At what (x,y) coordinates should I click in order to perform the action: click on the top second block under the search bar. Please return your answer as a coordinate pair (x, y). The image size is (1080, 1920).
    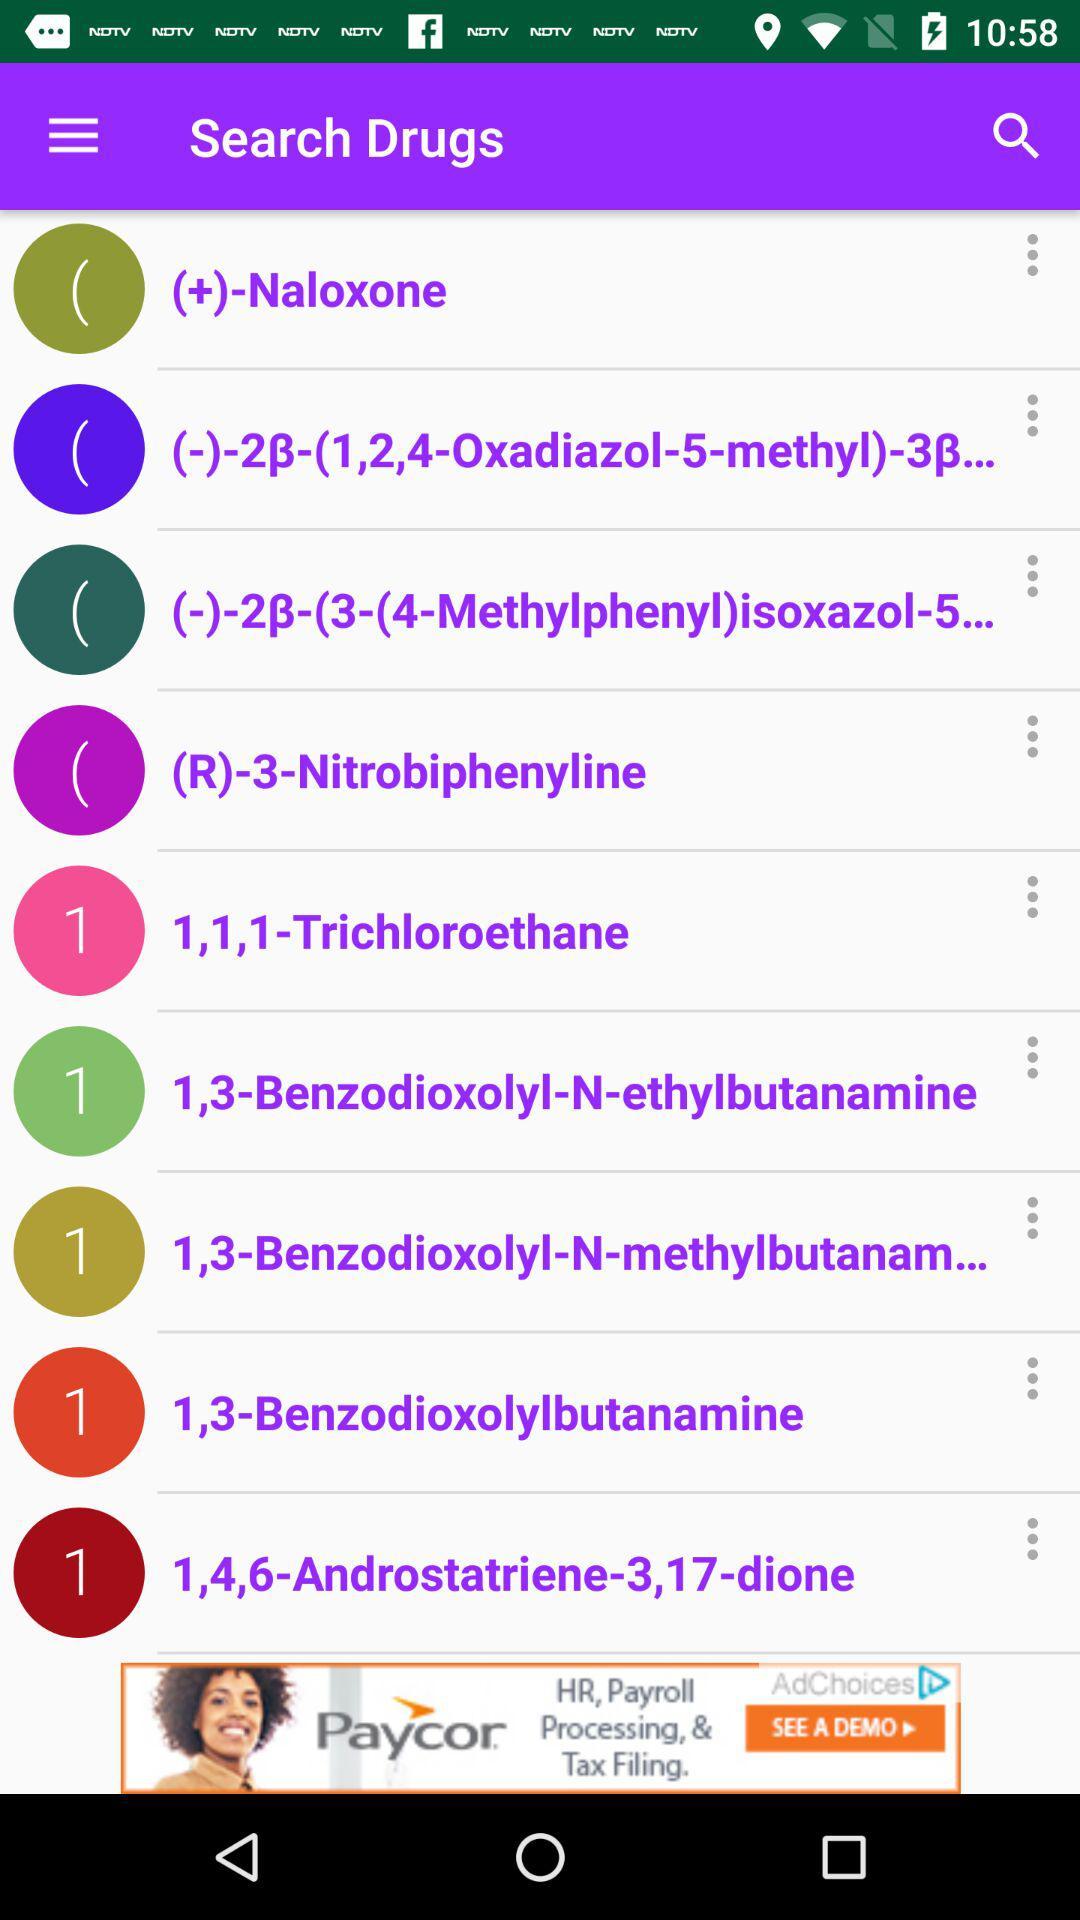
    Looking at the image, I should click on (78, 448).